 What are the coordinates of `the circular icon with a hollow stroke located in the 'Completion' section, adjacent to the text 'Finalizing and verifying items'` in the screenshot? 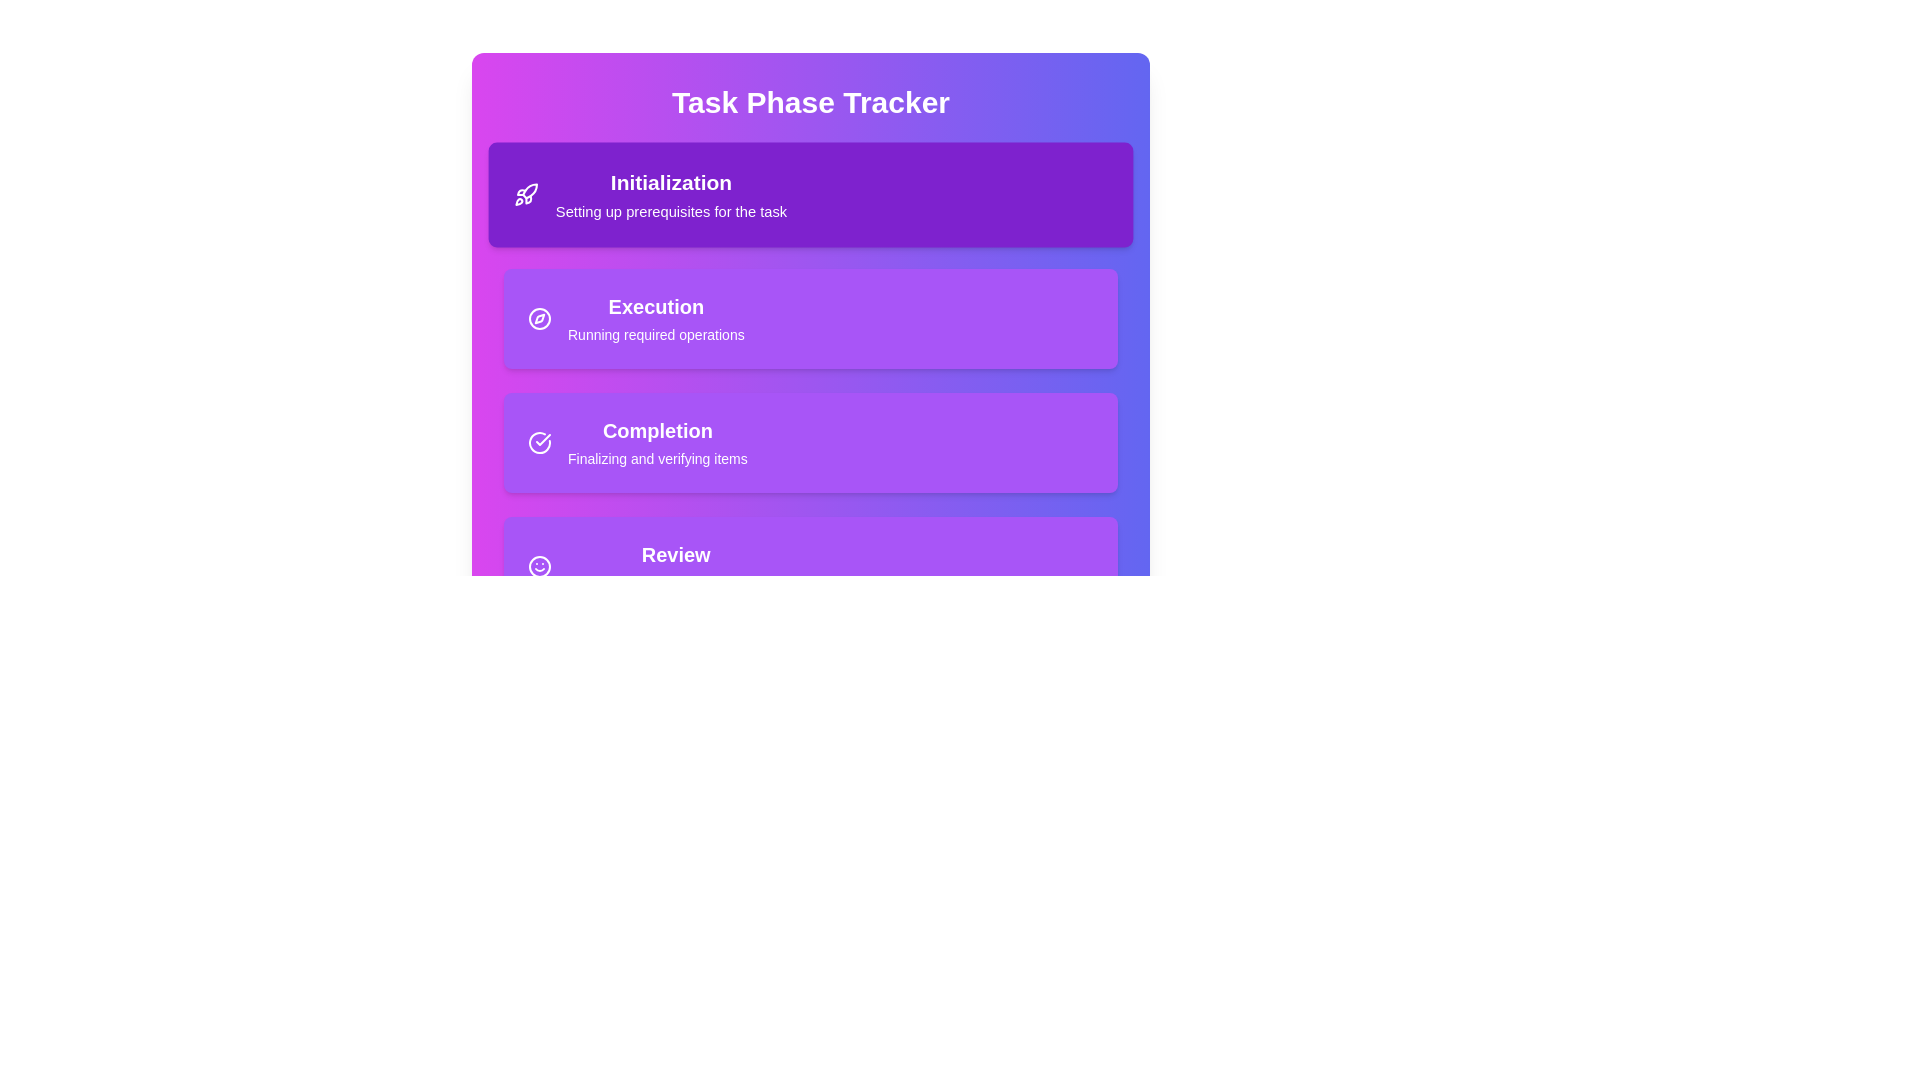 It's located at (539, 442).